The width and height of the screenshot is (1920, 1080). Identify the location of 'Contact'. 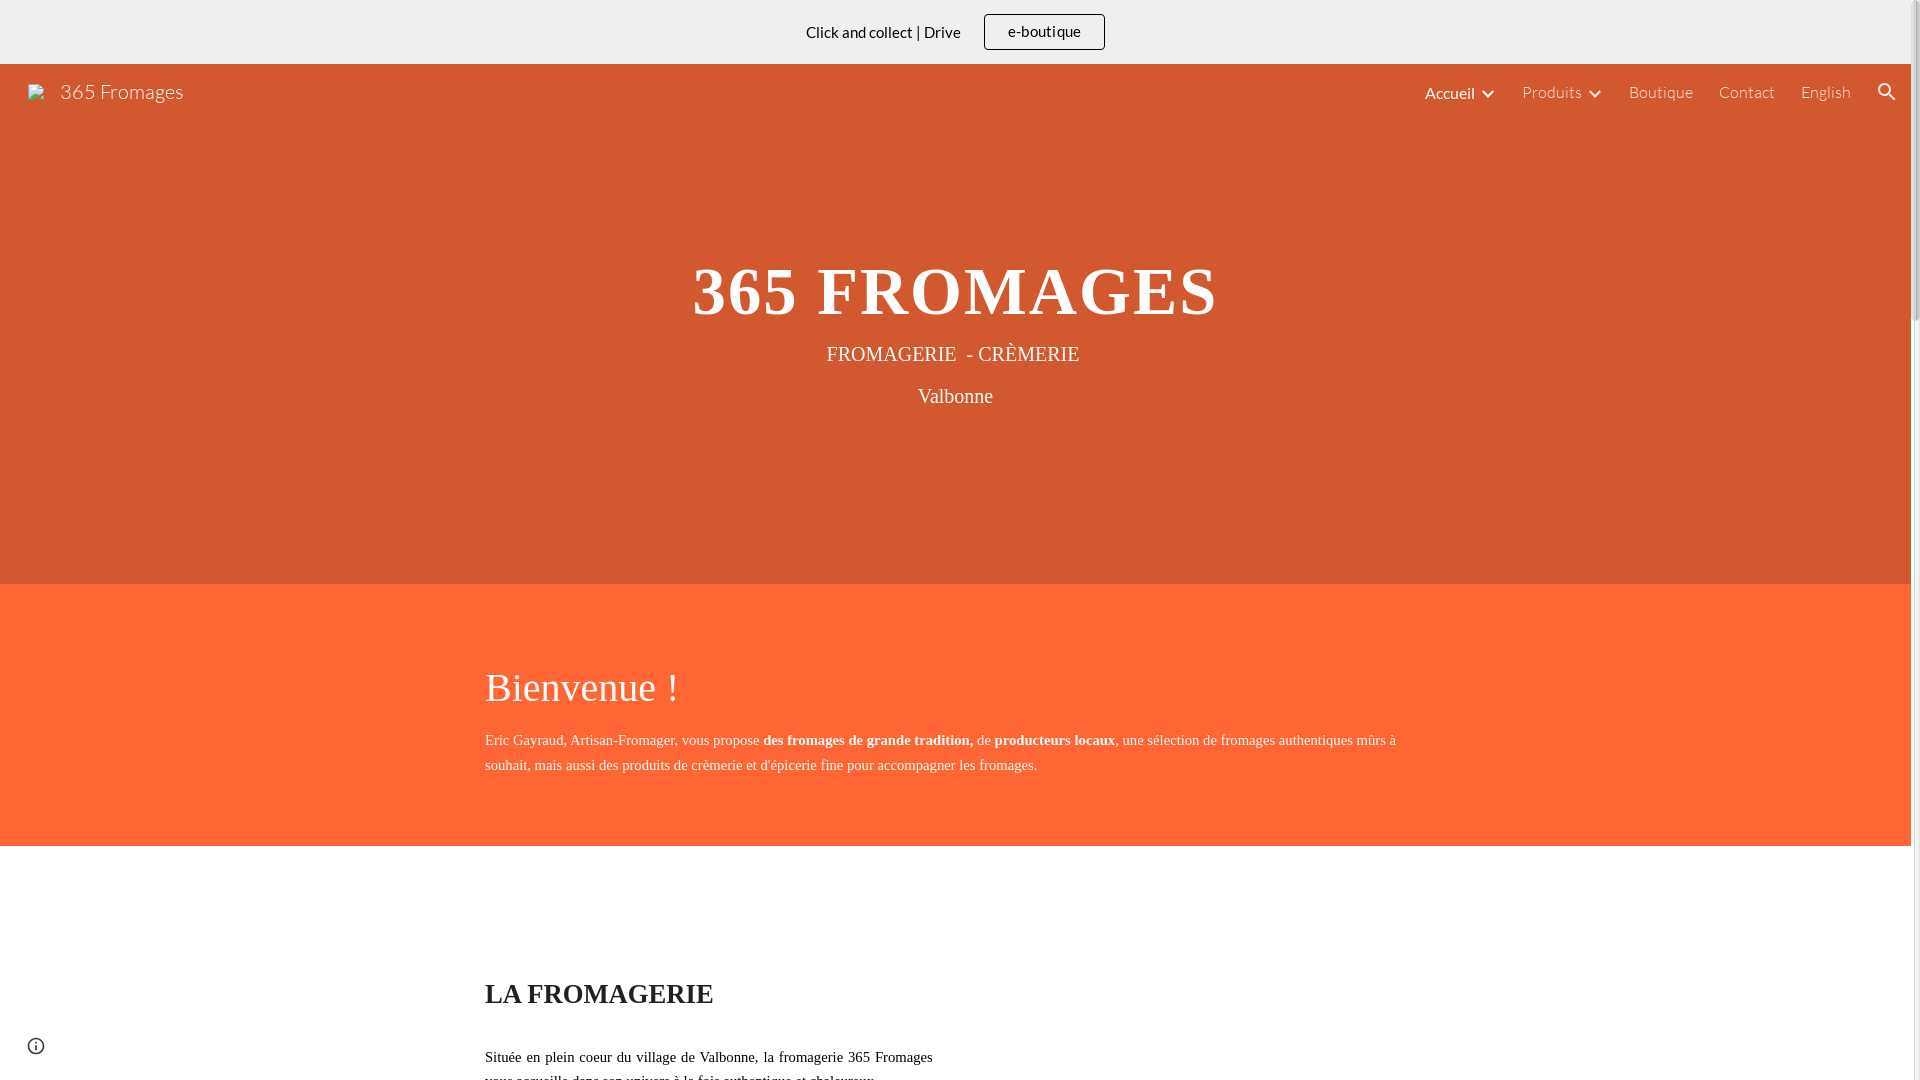
(1746, 92).